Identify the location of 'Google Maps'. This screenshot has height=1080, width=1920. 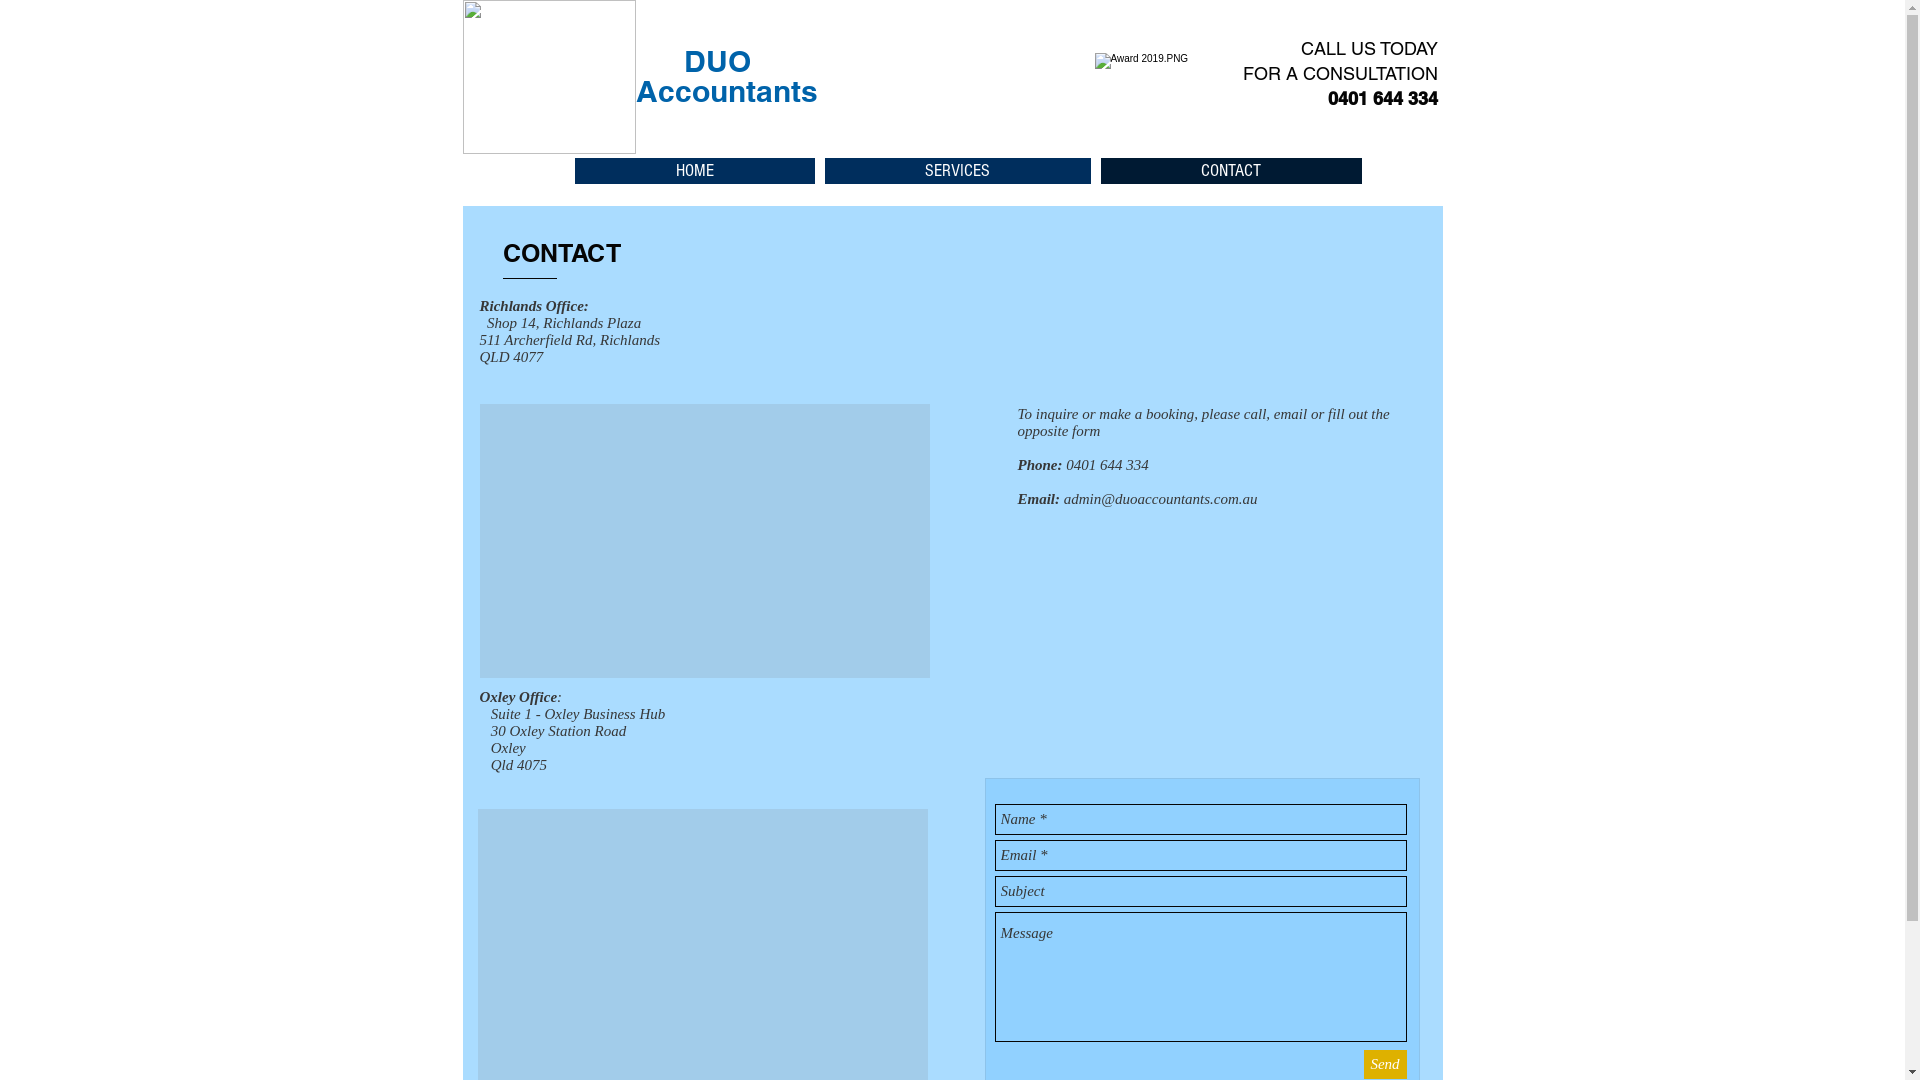
(704, 540).